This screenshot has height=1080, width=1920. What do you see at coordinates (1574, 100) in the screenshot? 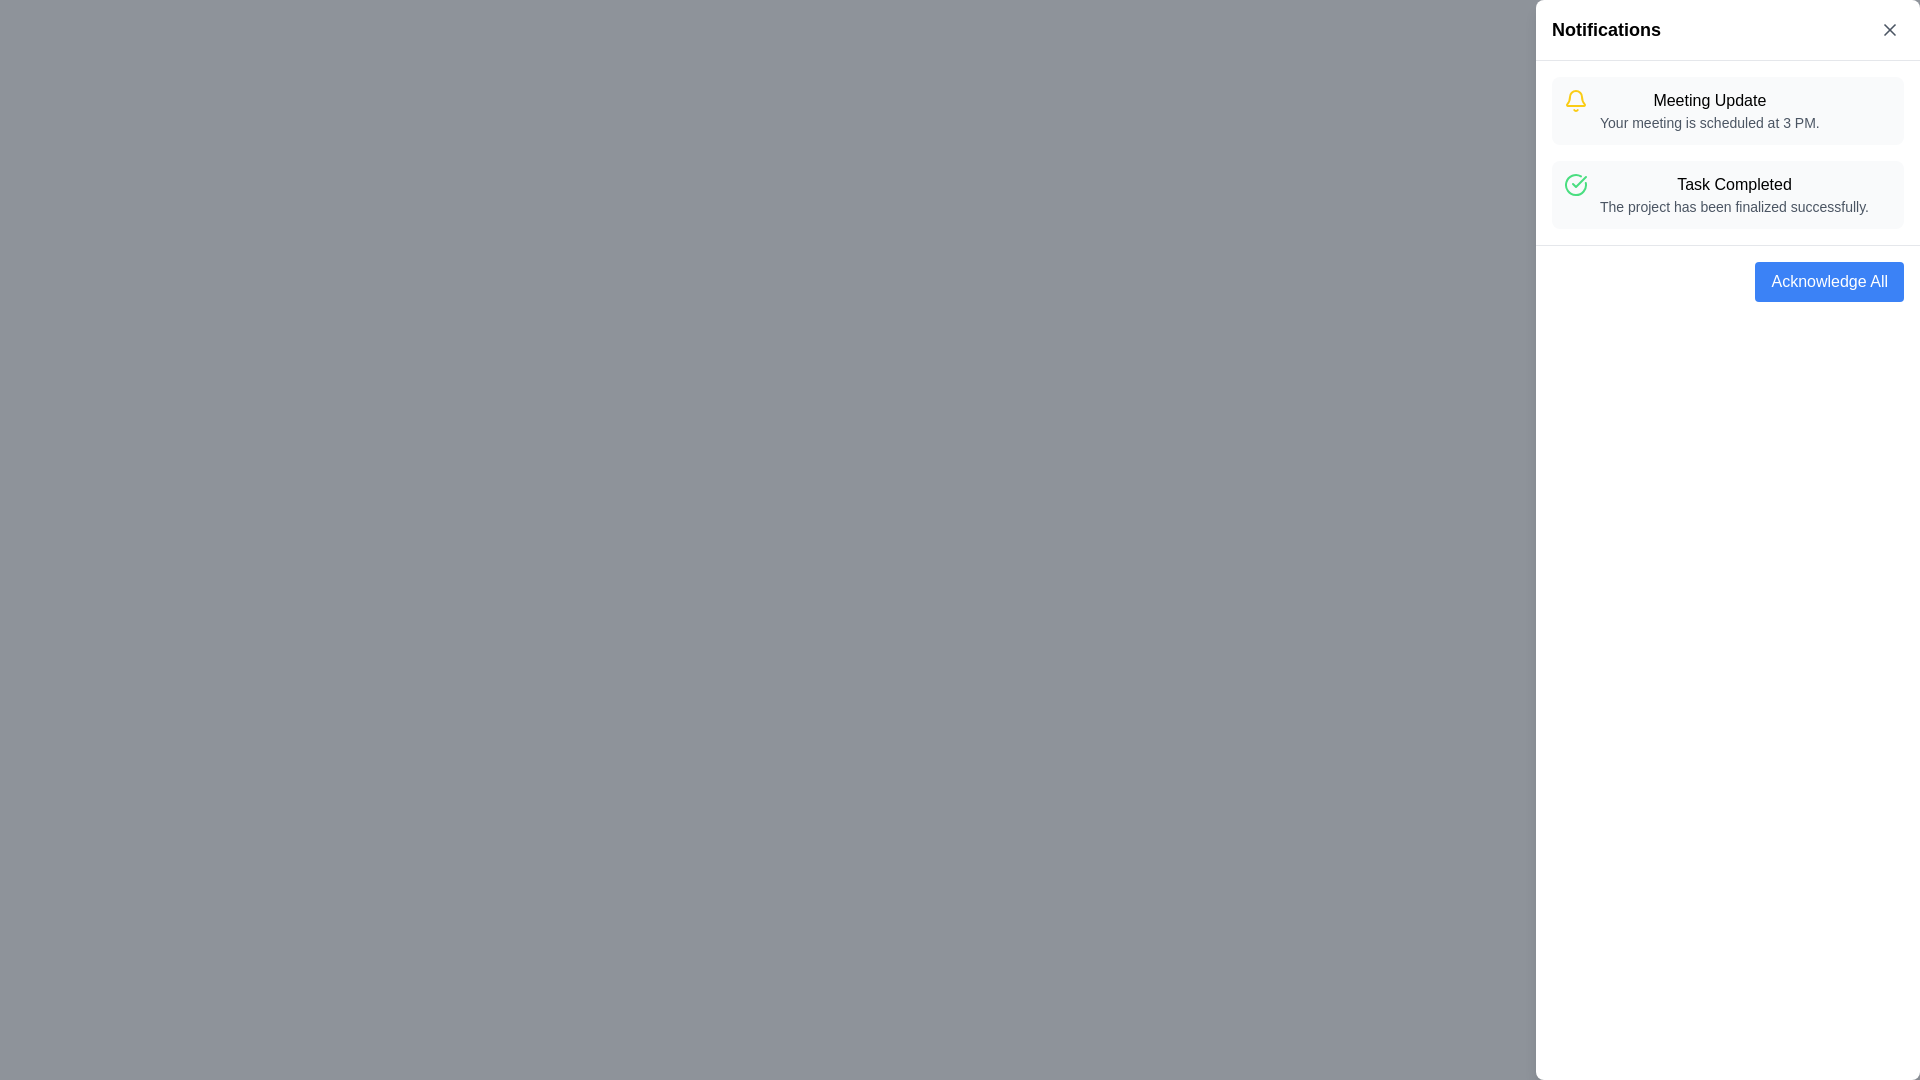
I see `the bell icon located at the top-left corner of the notification card titled 'Meeting Update' which indicates a notification related to a meeting update` at bounding box center [1574, 100].